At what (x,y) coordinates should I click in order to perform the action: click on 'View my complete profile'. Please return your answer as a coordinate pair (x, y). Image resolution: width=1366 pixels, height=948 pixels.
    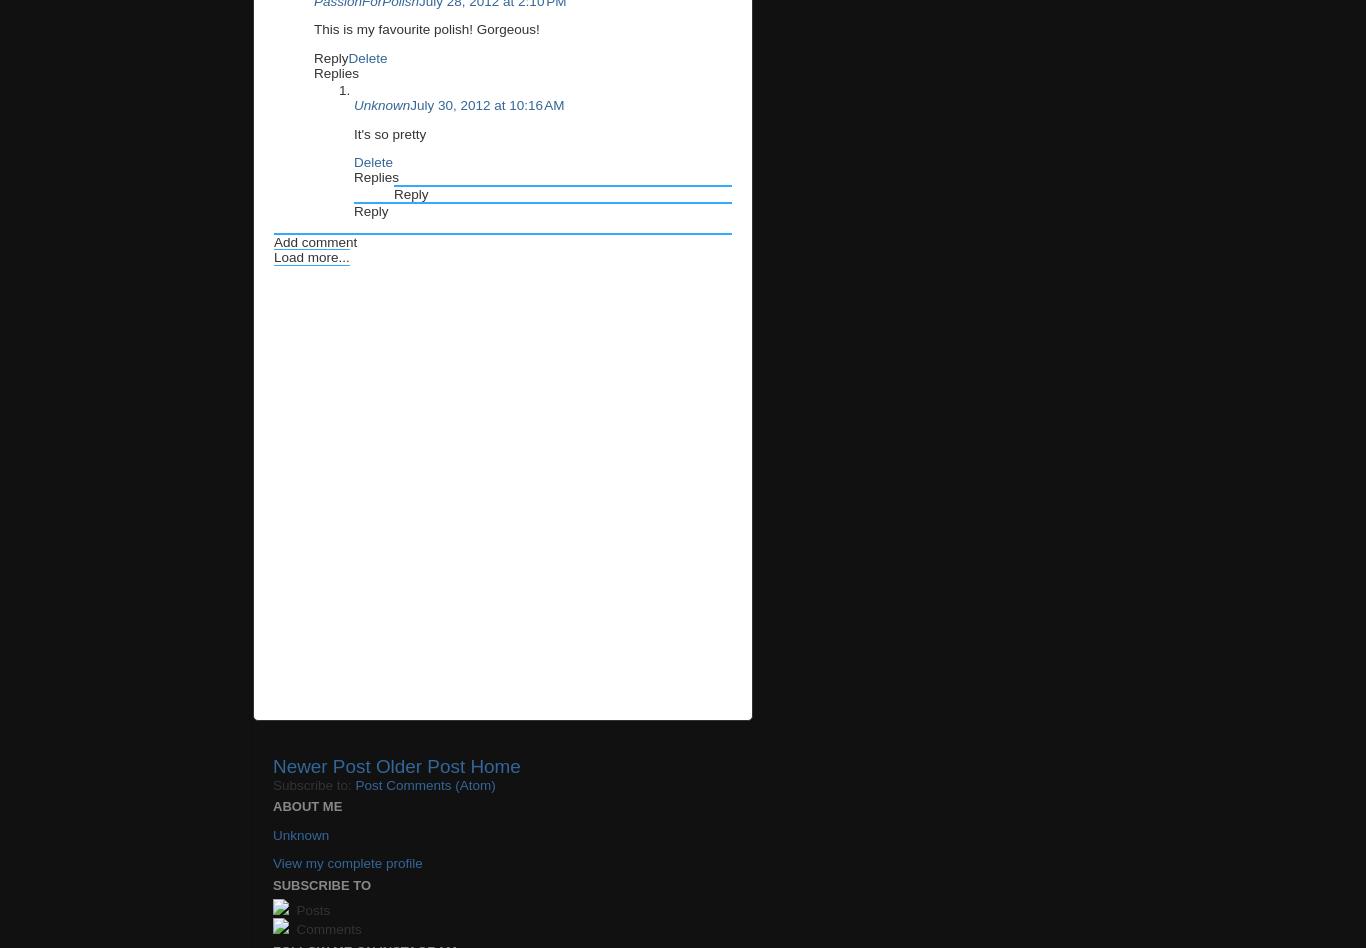
    Looking at the image, I should click on (346, 862).